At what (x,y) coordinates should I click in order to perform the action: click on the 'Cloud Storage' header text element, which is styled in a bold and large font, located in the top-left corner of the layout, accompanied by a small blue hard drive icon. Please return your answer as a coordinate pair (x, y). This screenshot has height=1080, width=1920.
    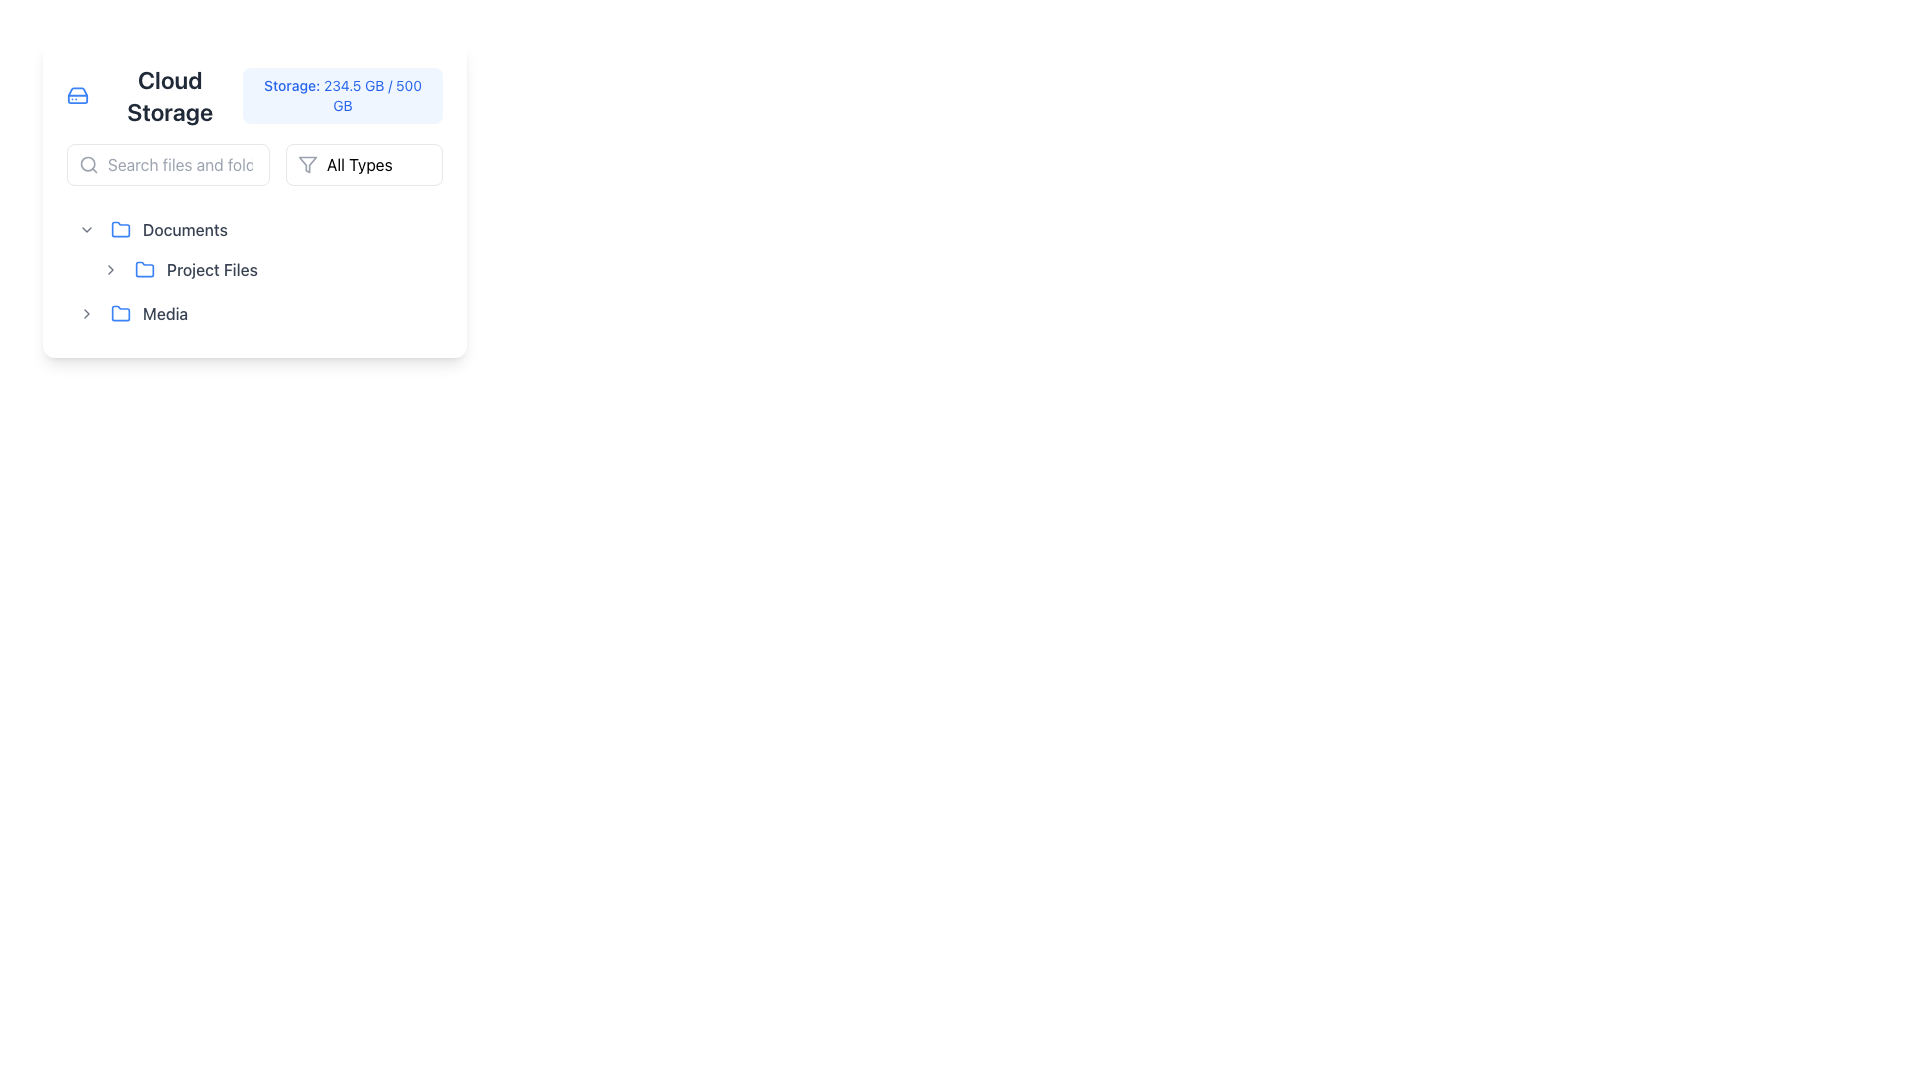
    Looking at the image, I should click on (154, 96).